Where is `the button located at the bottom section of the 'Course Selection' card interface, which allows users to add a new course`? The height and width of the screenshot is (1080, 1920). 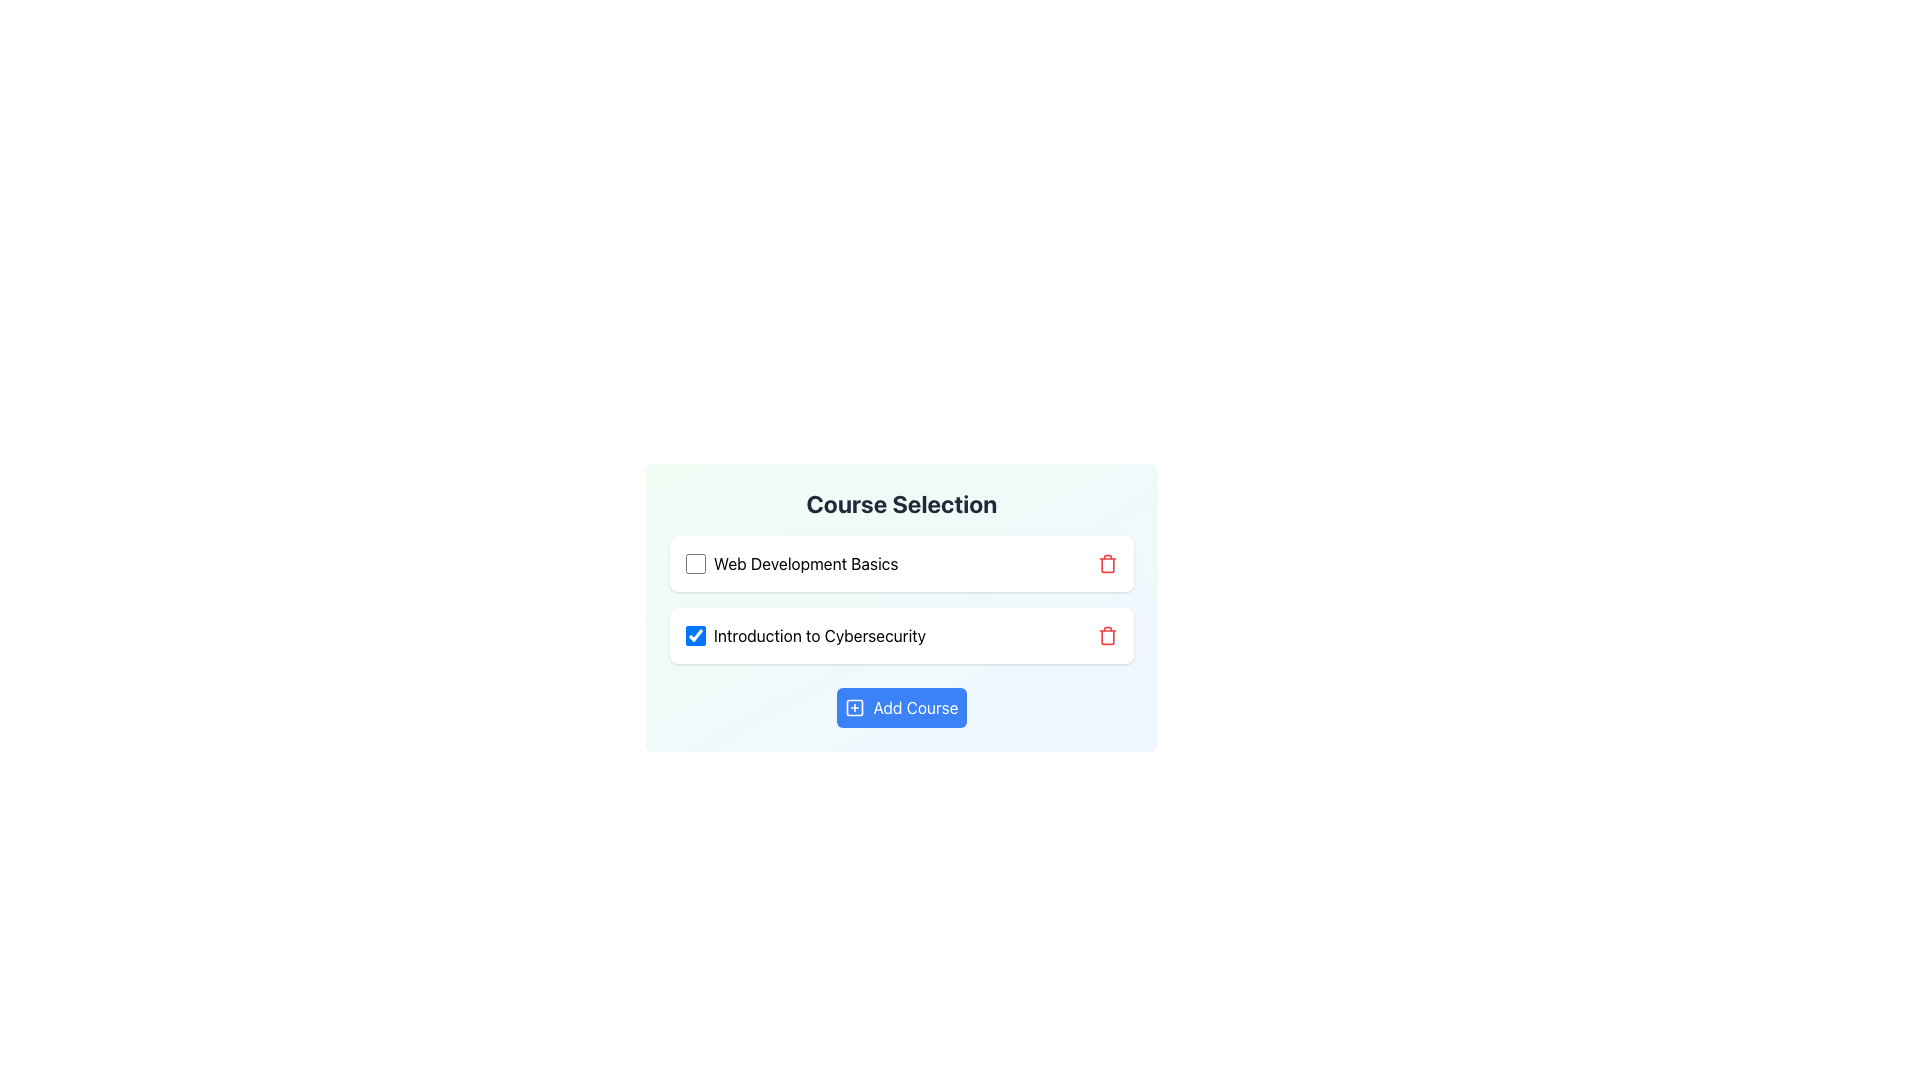 the button located at the bottom section of the 'Course Selection' card interface, which allows users to add a new course is located at coordinates (901, 707).